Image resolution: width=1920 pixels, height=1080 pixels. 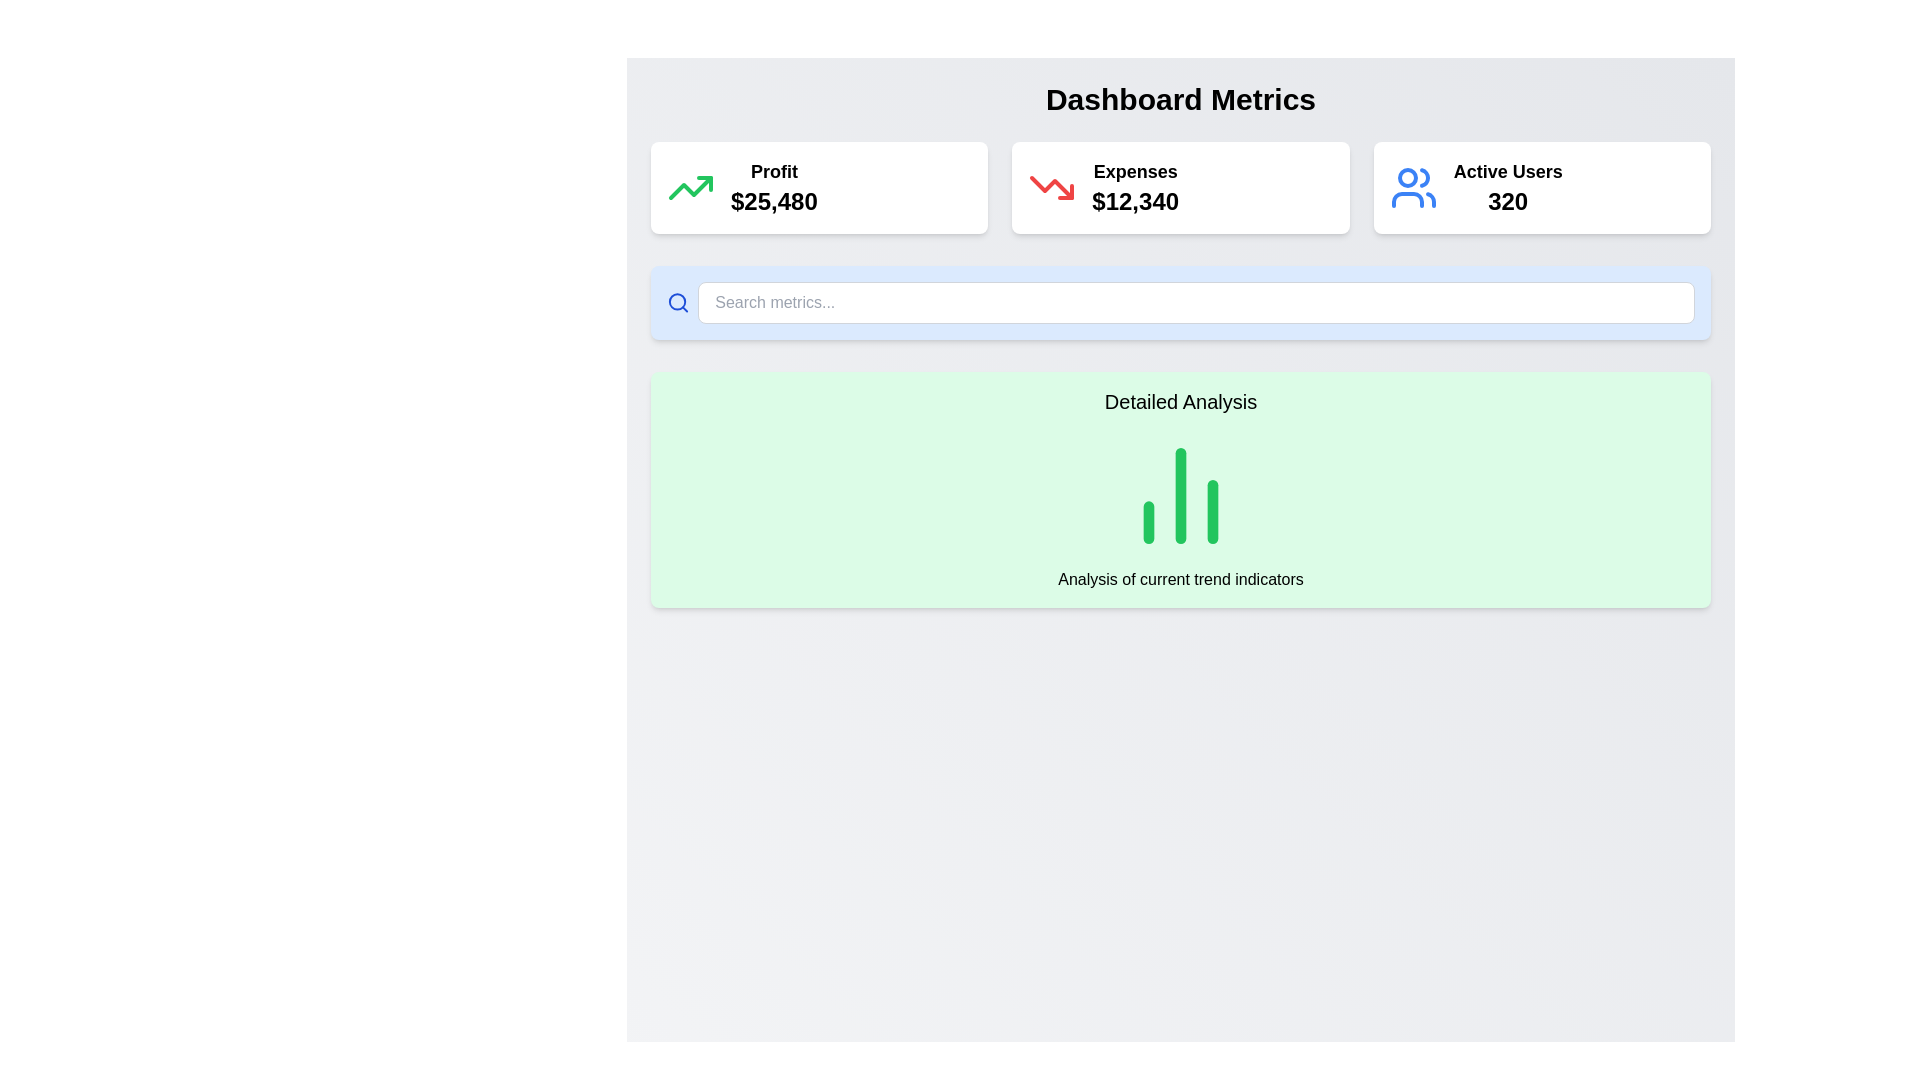 I want to click on the search icon located at the leftmost side of the search bar component, directly above the 'Detailed Analysis' section, to initiate a search, so click(x=678, y=303).